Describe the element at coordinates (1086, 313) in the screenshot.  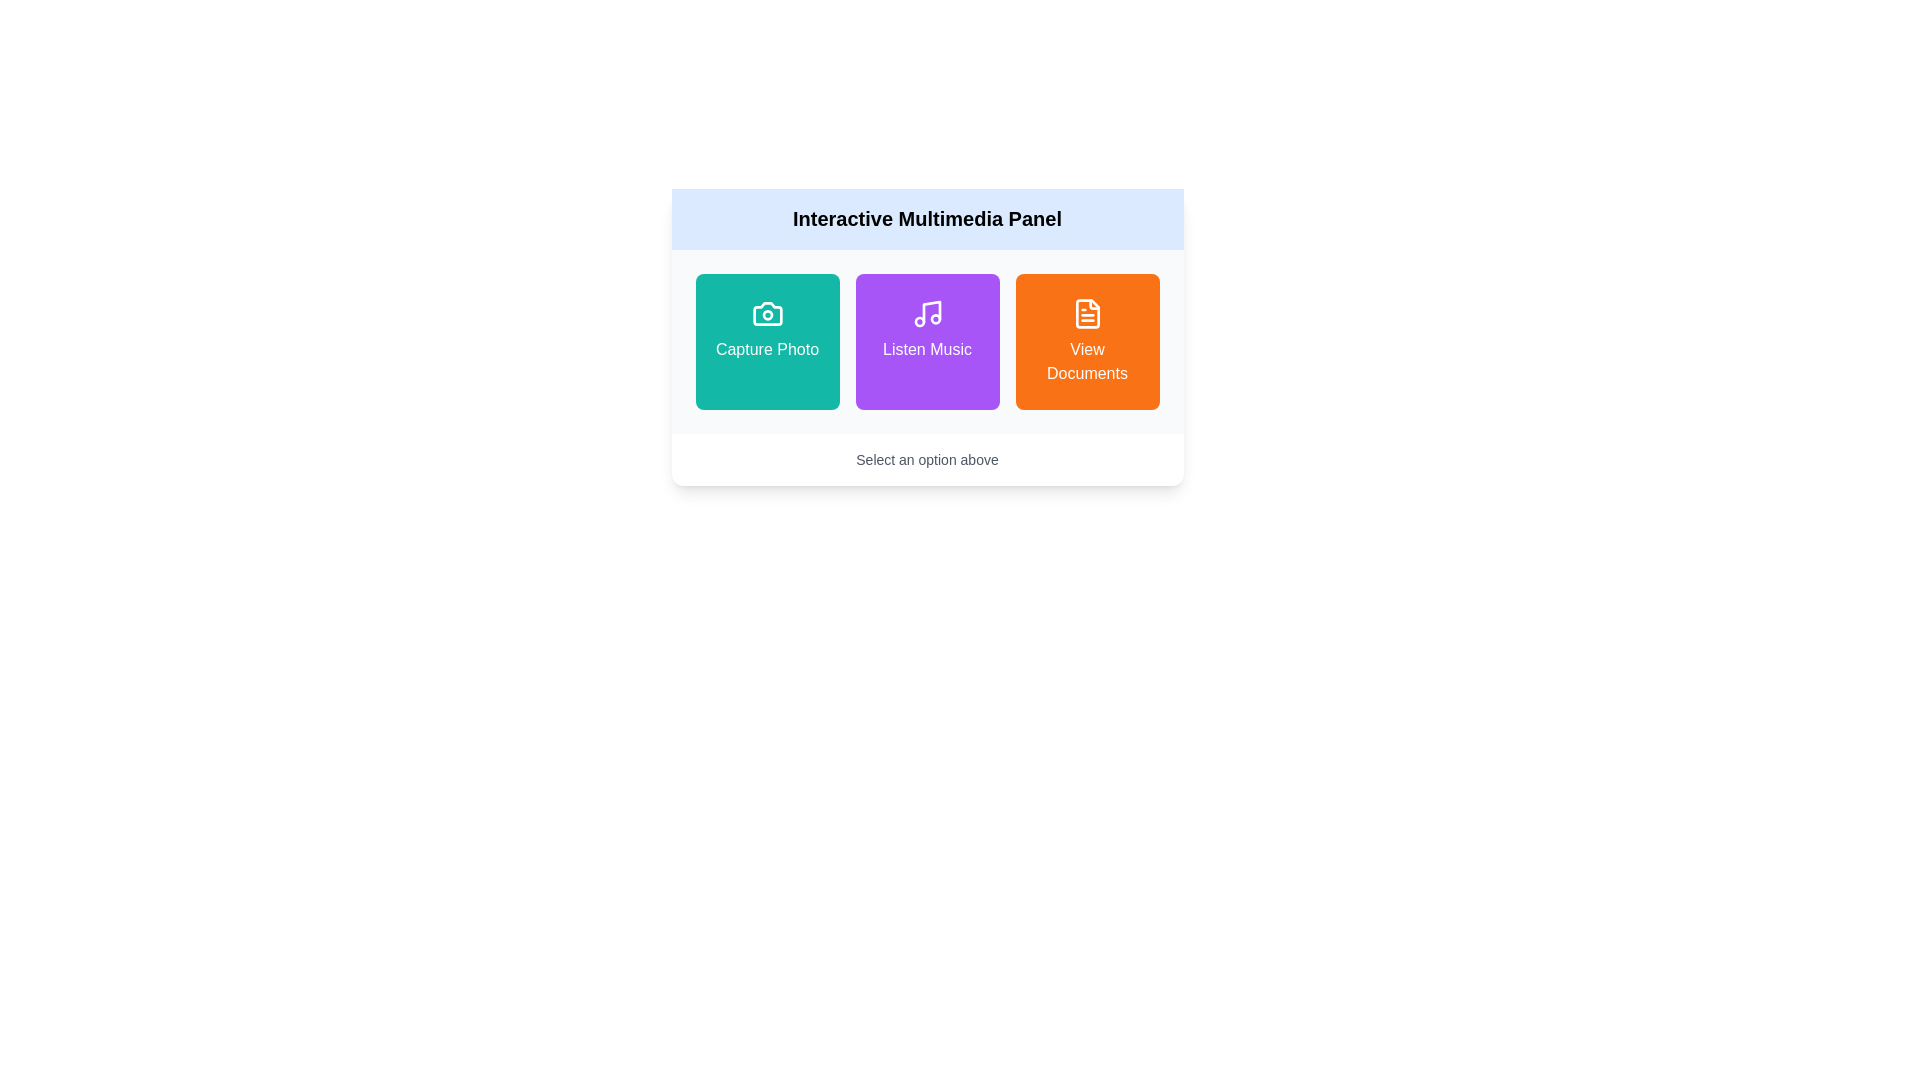
I see `the graphic of the file icon located in the 'View Documents' section, which is a rectangular plate-like shape with an orange and white color scheme and a folded corner design` at that location.